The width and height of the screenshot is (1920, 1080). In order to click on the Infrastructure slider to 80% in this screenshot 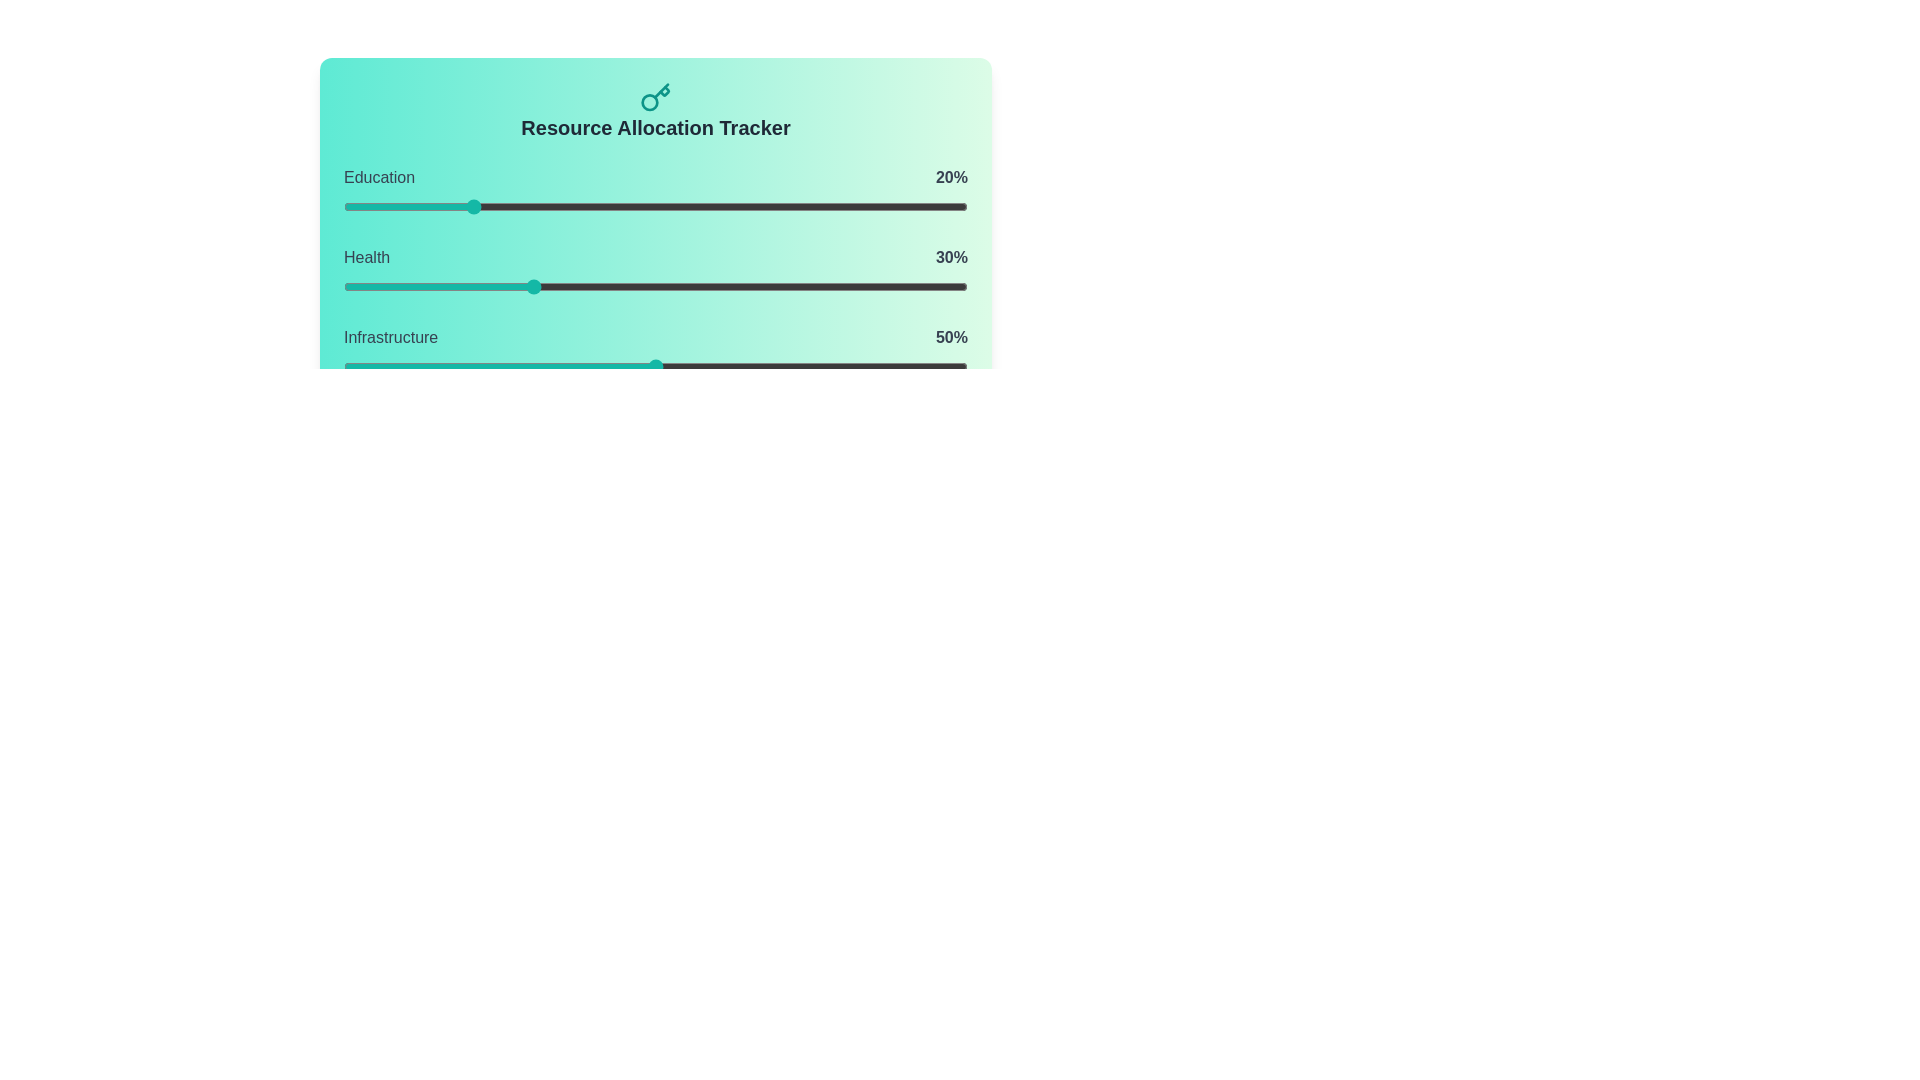, I will do `click(843, 366)`.